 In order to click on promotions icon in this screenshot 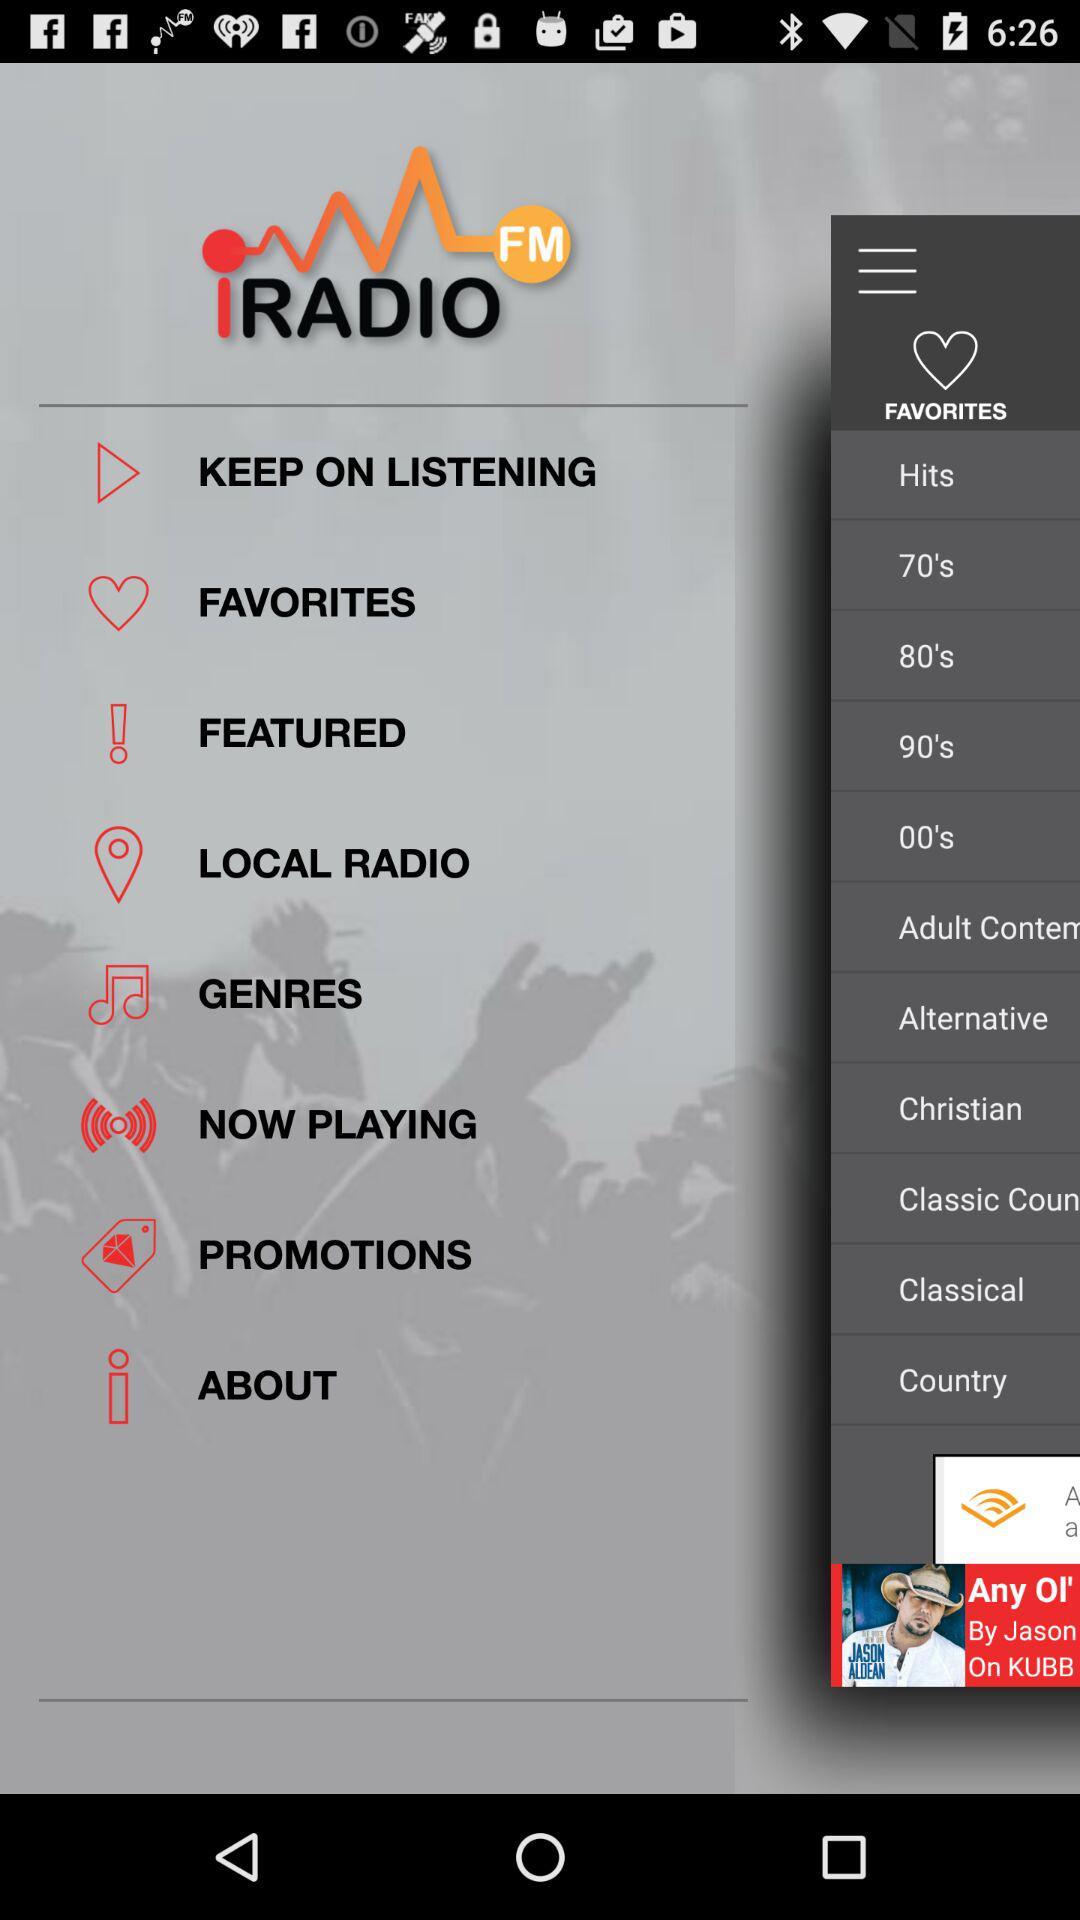, I will do `click(466, 1254)`.